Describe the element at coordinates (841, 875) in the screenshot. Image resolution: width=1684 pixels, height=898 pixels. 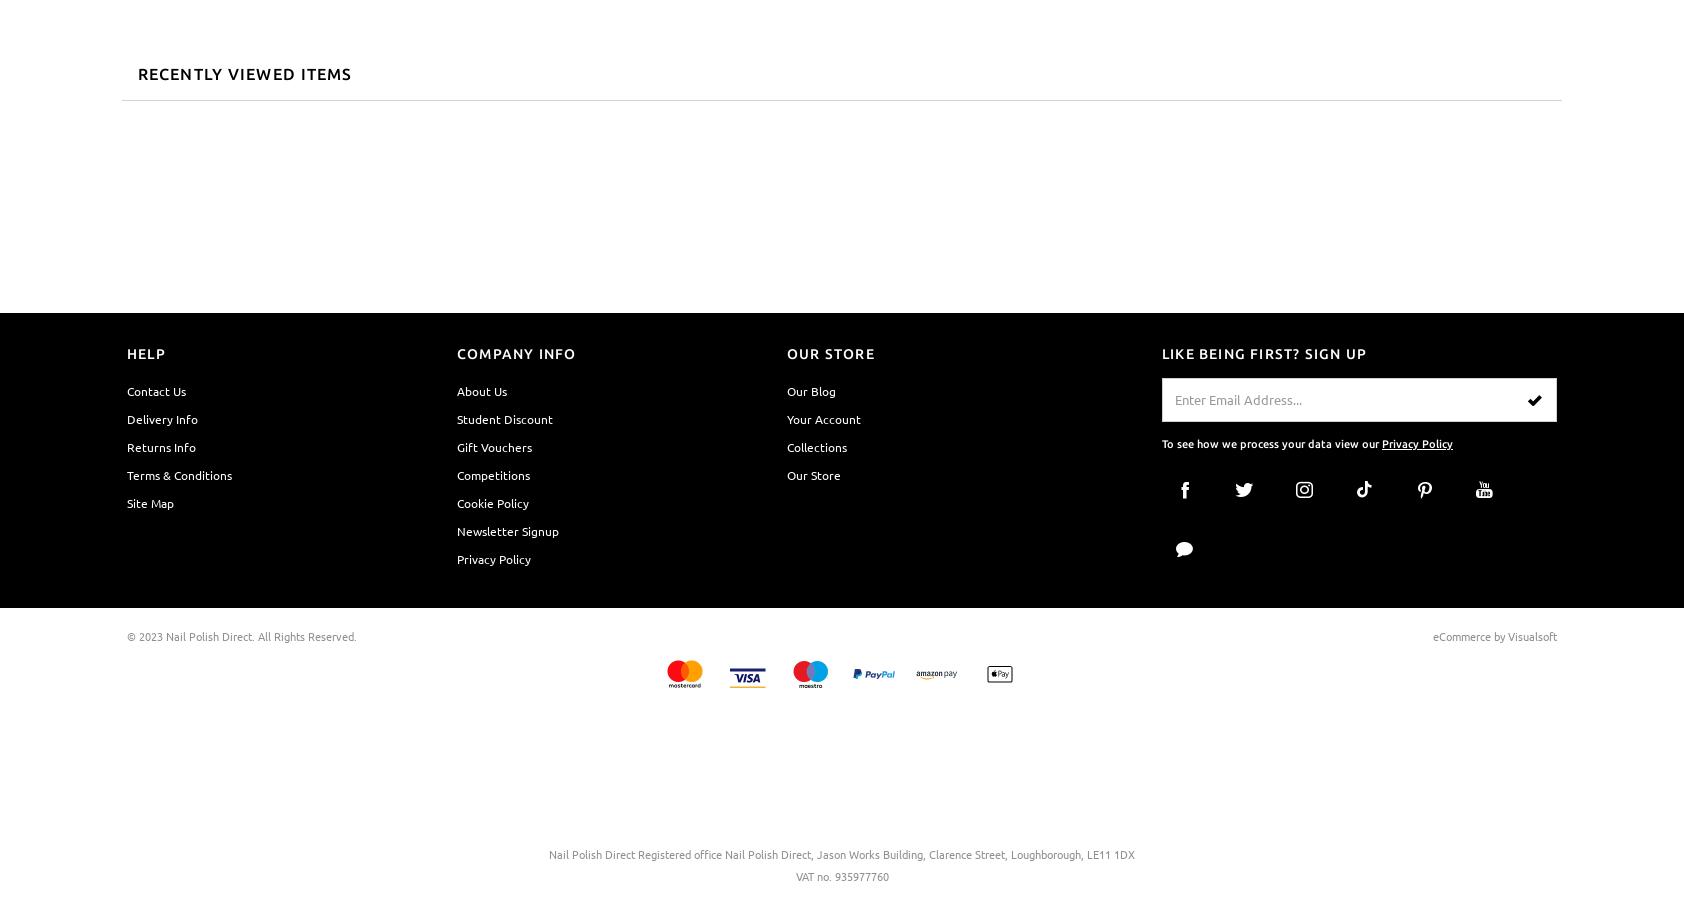
I see `'VAT no. 935977760'` at that location.